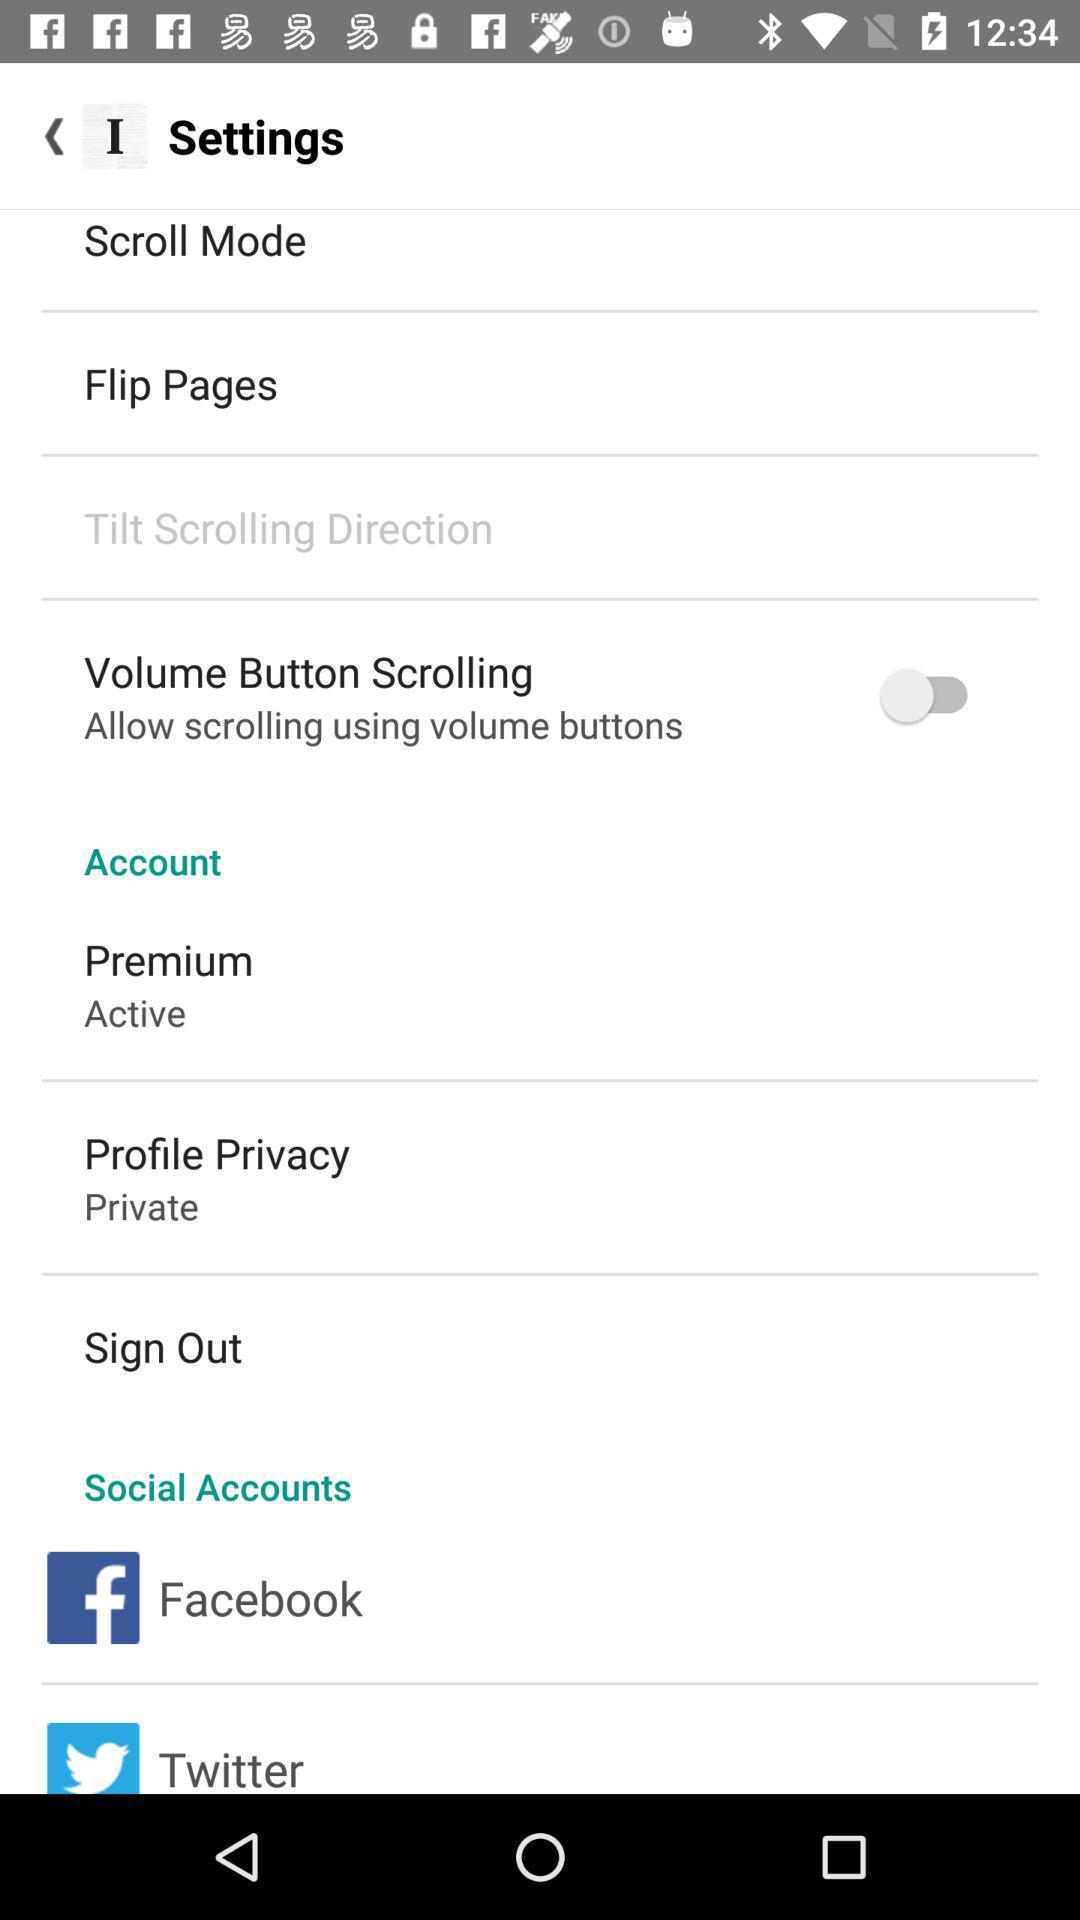 Image resolution: width=1080 pixels, height=1920 pixels. What do you see at coordinates (259, 1596) in the screenshot?
I see `the icon below the social accounts icon` at bounding box center [259, 1596].